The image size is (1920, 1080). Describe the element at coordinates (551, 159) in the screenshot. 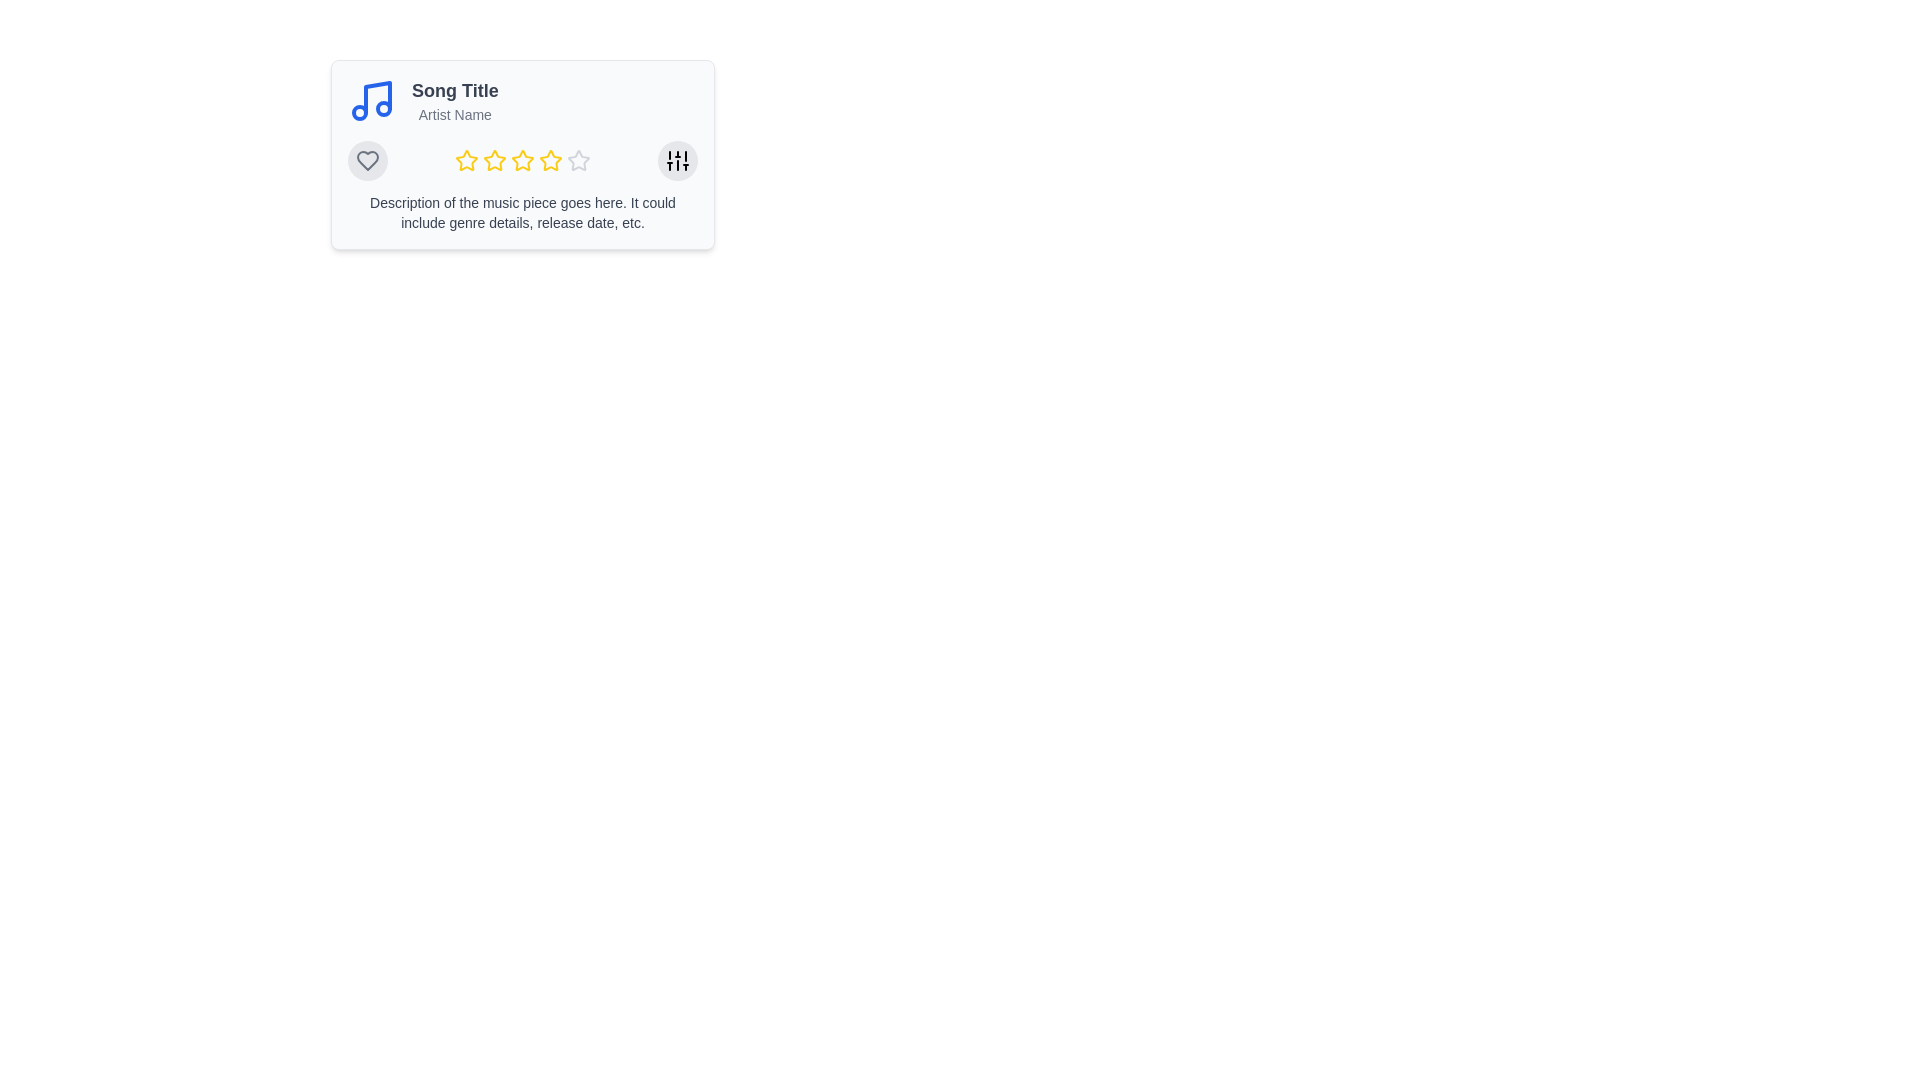

I see `the fourth star icon in the rating system` at that location.